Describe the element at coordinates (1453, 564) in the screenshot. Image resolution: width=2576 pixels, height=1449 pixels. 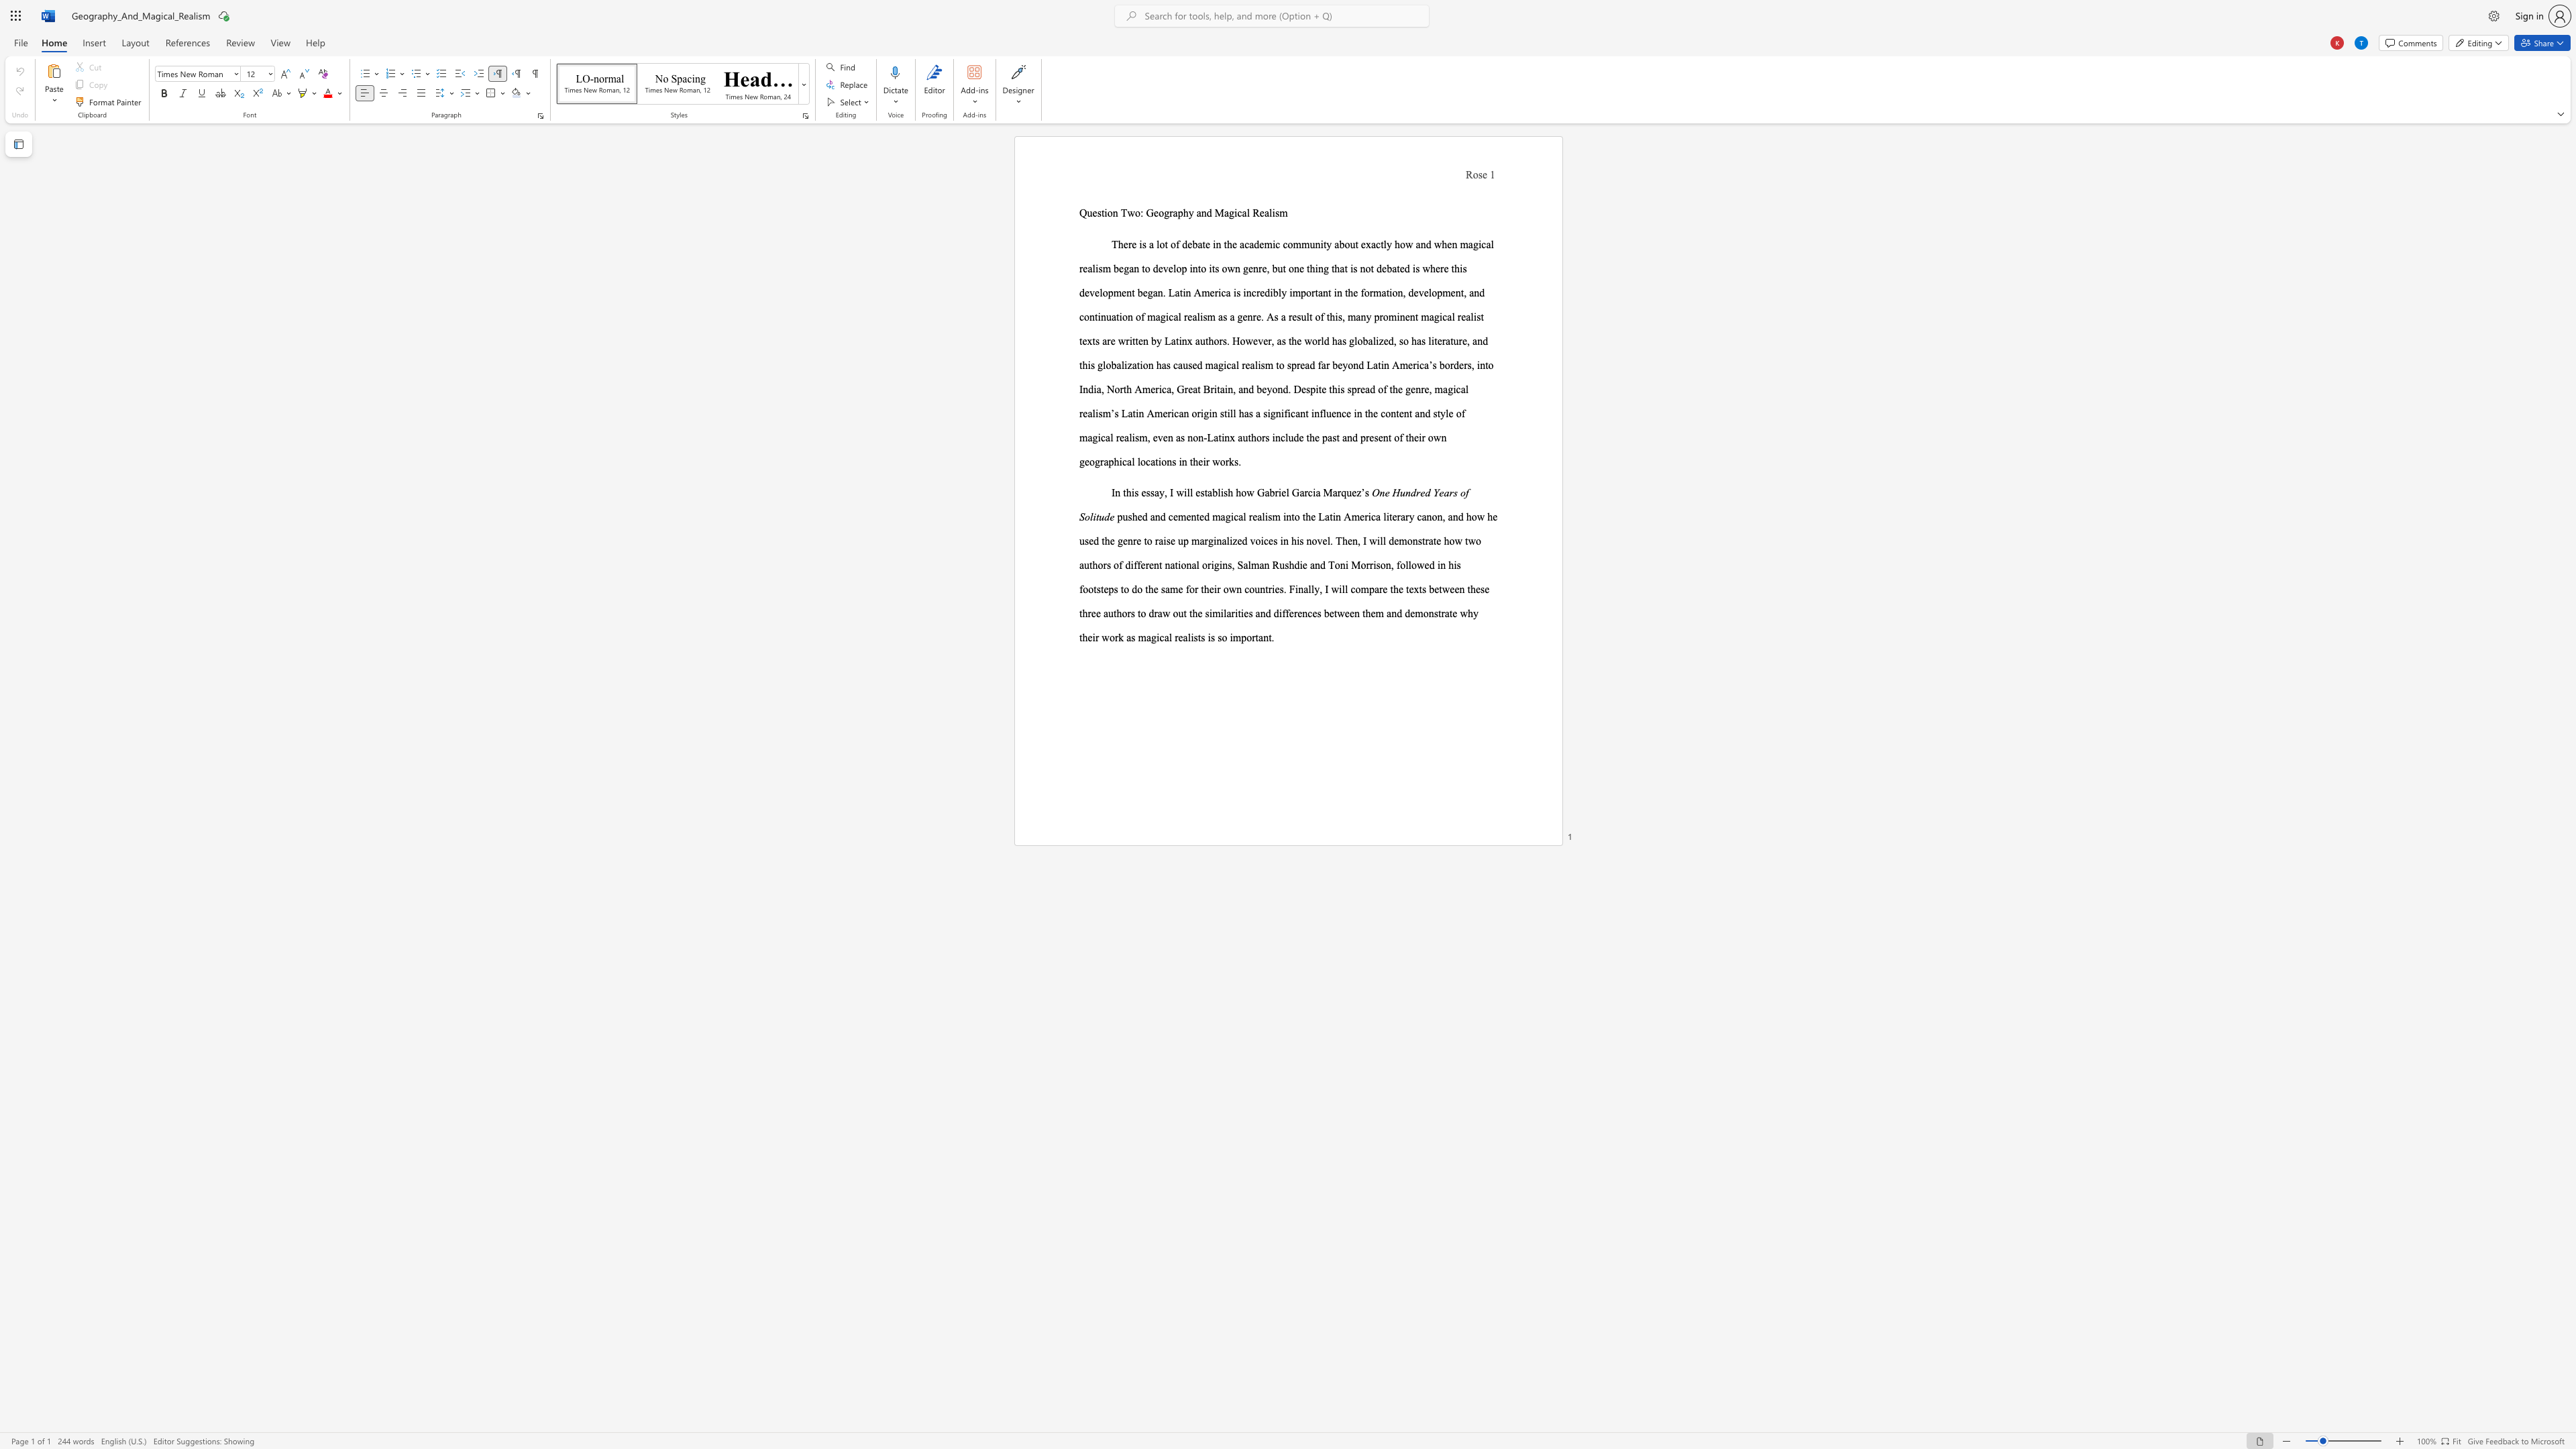
I see `the subset text "is foots" within the text "followed in his footsteps"` at that location.